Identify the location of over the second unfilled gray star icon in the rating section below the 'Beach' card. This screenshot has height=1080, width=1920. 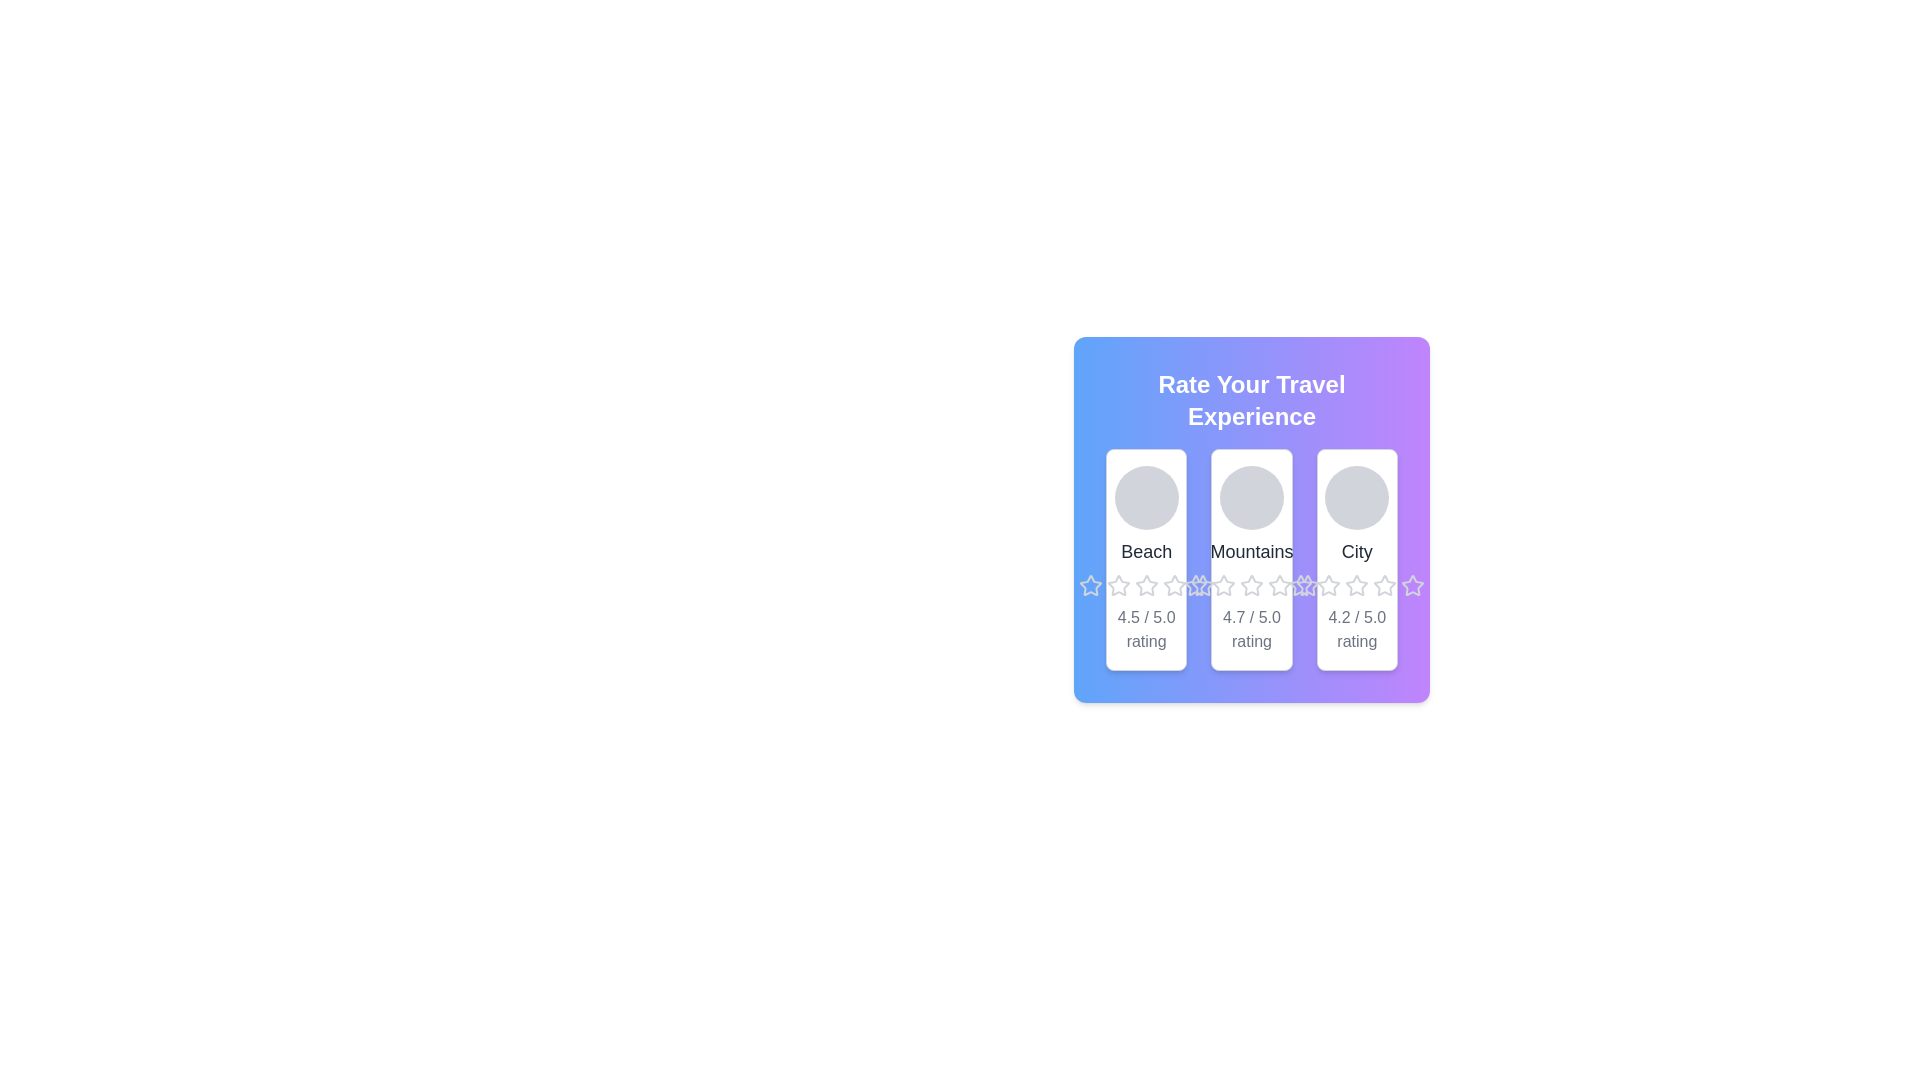
(1117, 585).